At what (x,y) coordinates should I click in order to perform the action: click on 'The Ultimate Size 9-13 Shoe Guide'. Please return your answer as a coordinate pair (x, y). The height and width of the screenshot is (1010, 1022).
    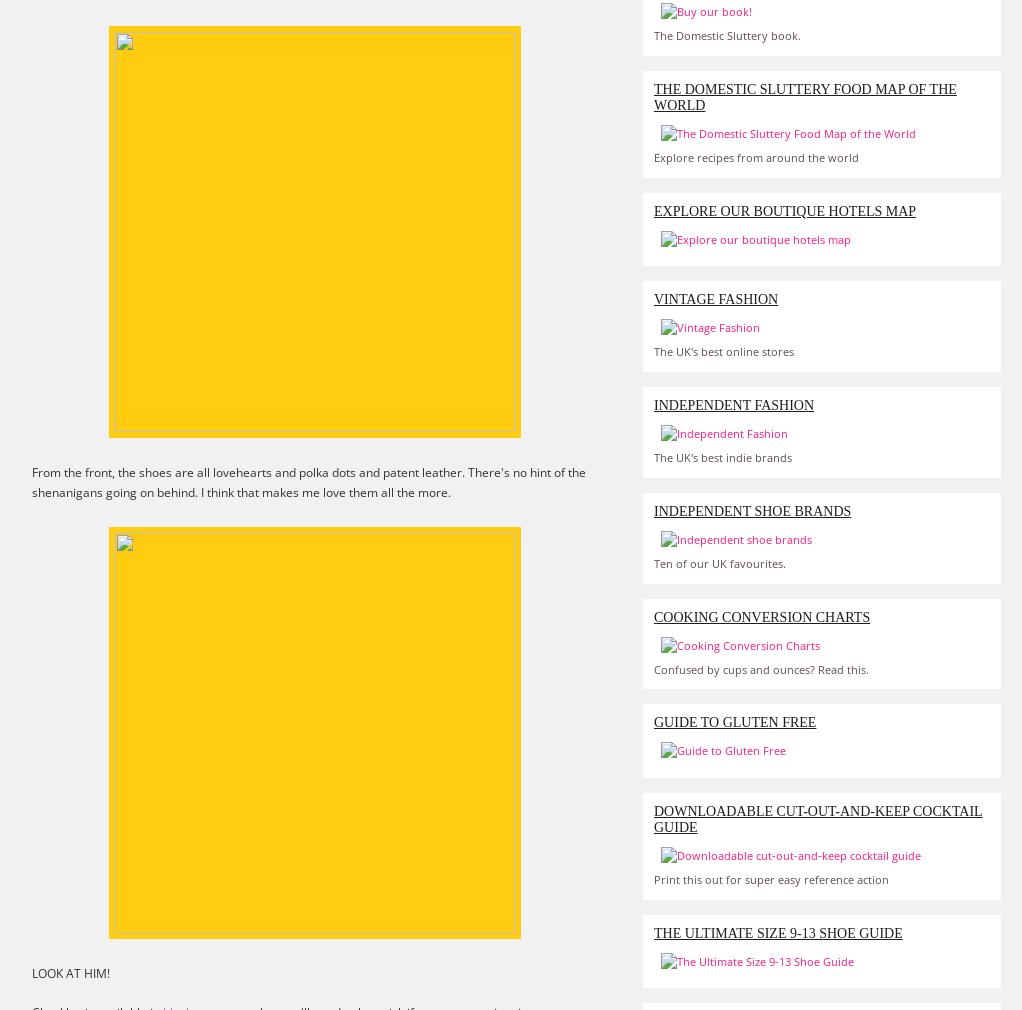
    Looking at the image, I should click on (778, 932).